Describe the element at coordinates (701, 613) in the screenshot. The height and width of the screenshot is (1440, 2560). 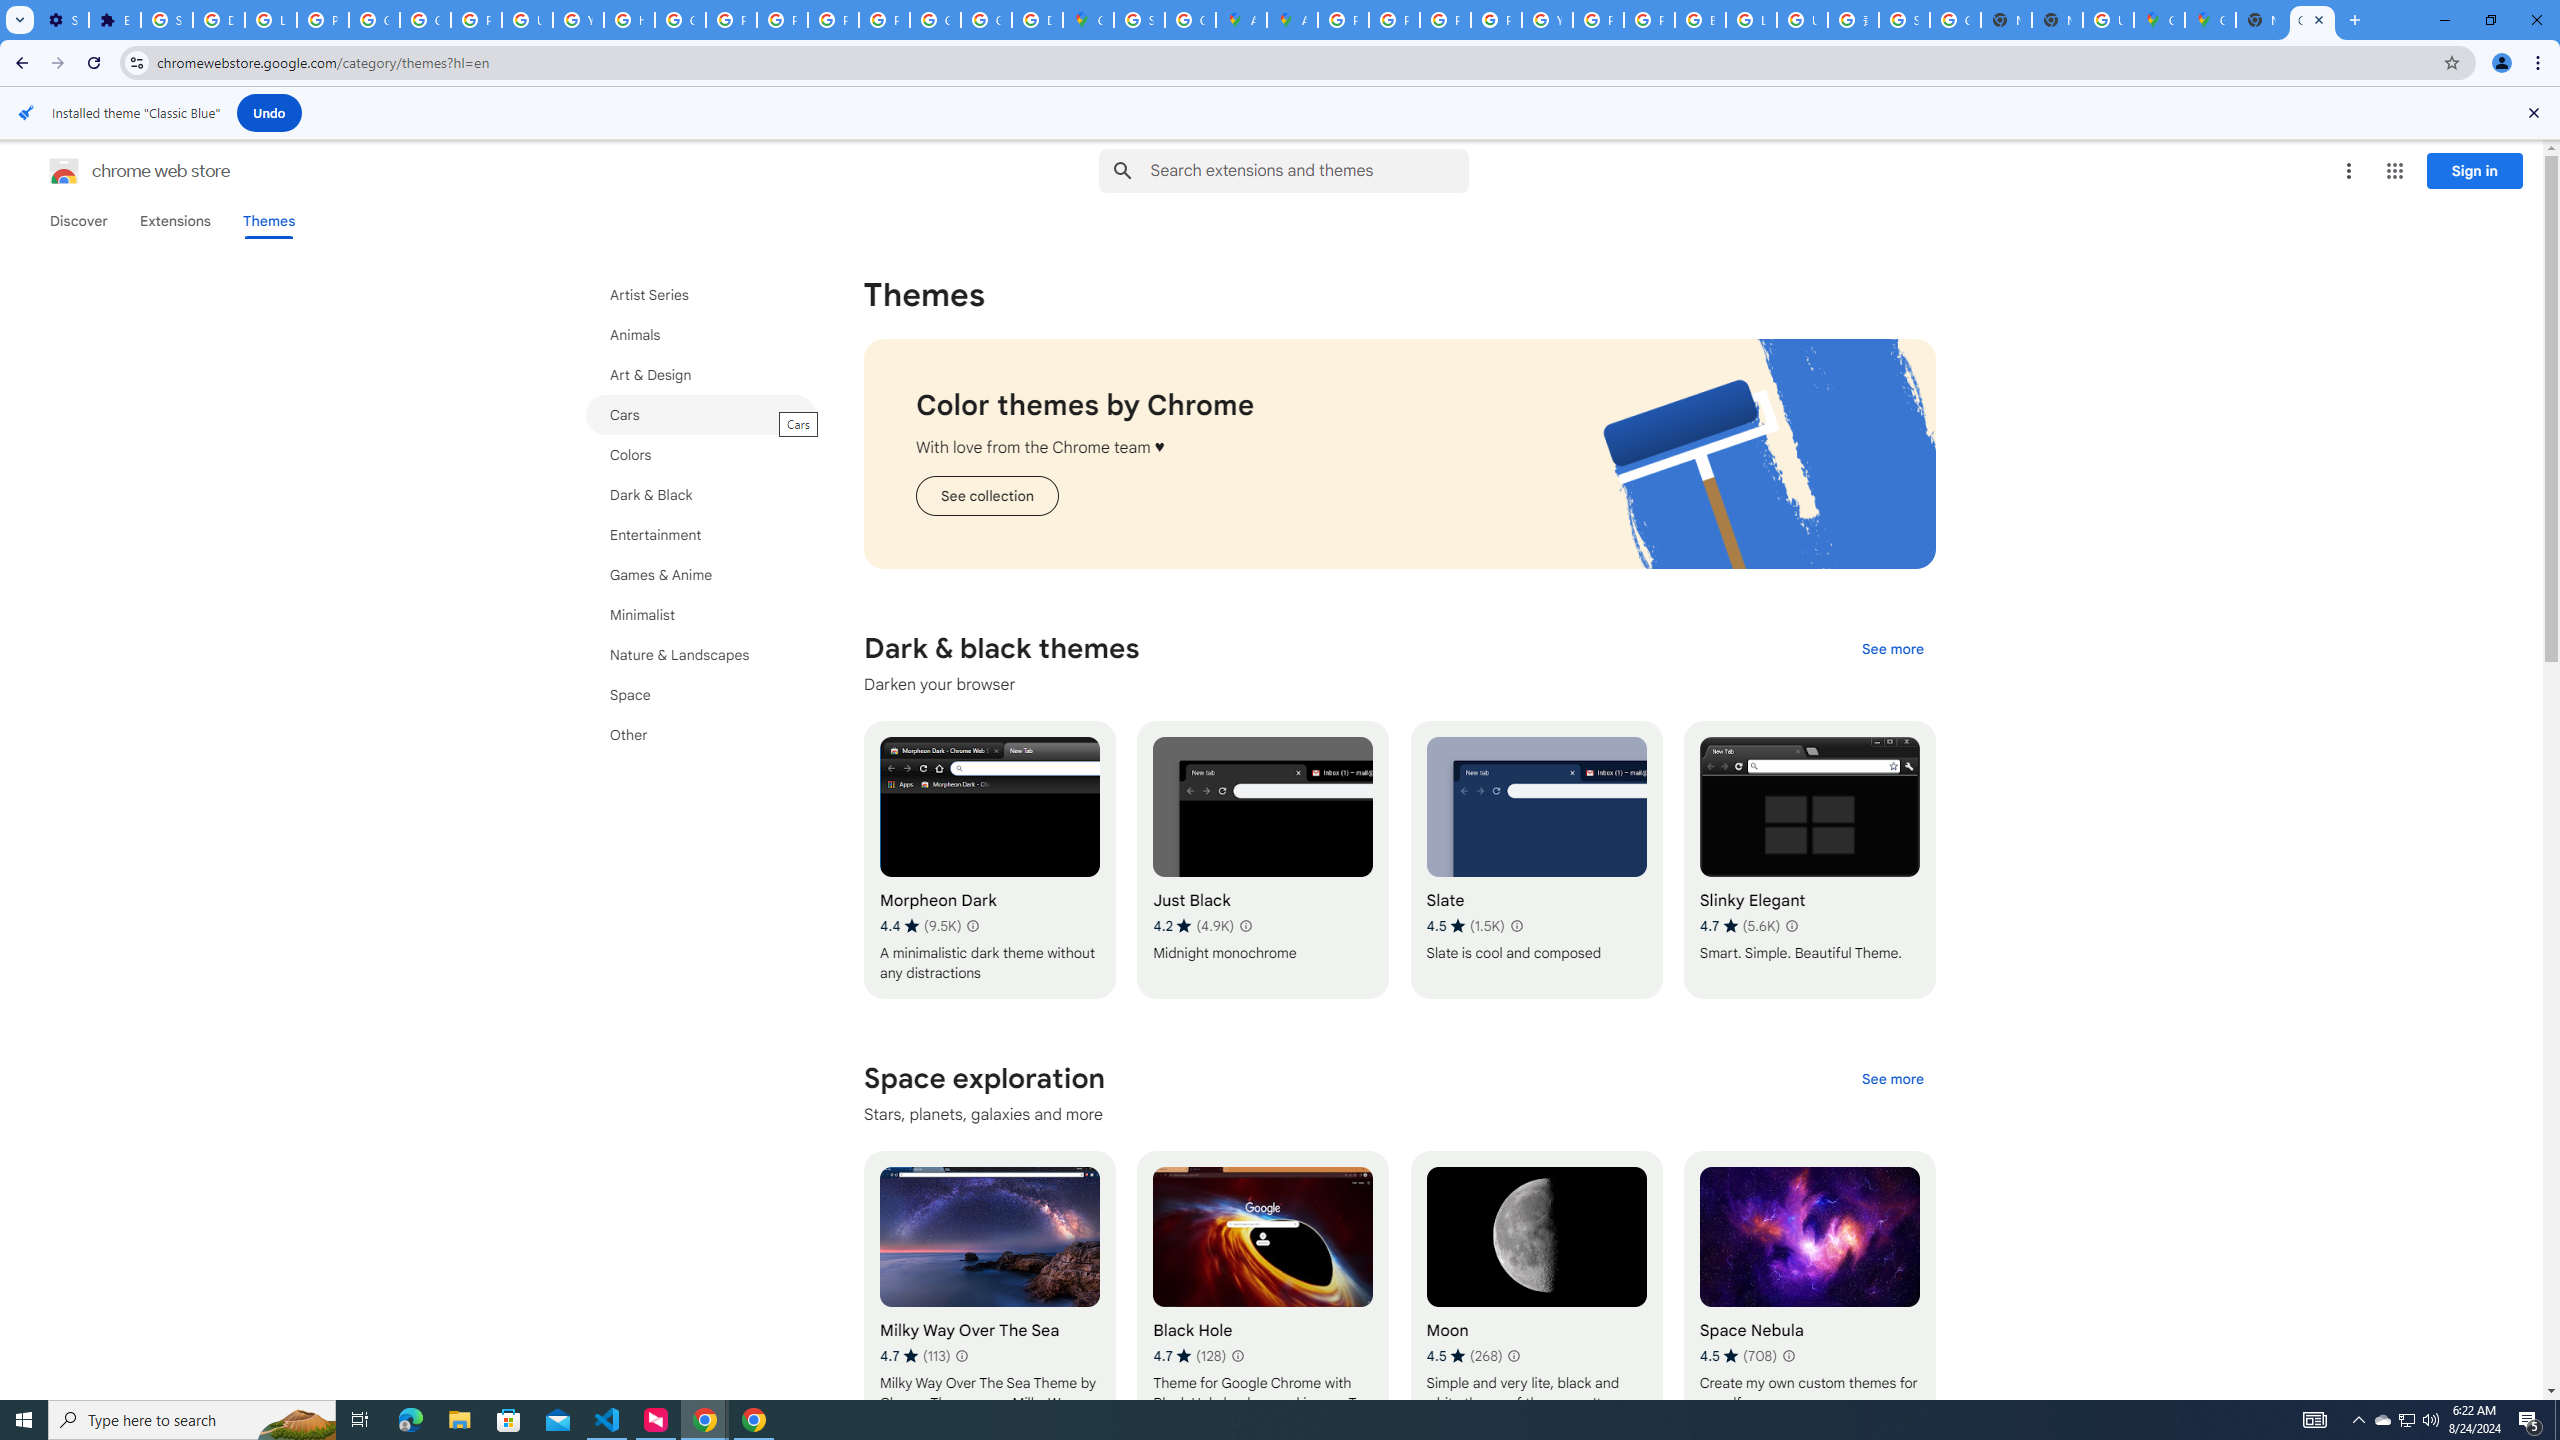
I see `'Minimalist'` at that location.